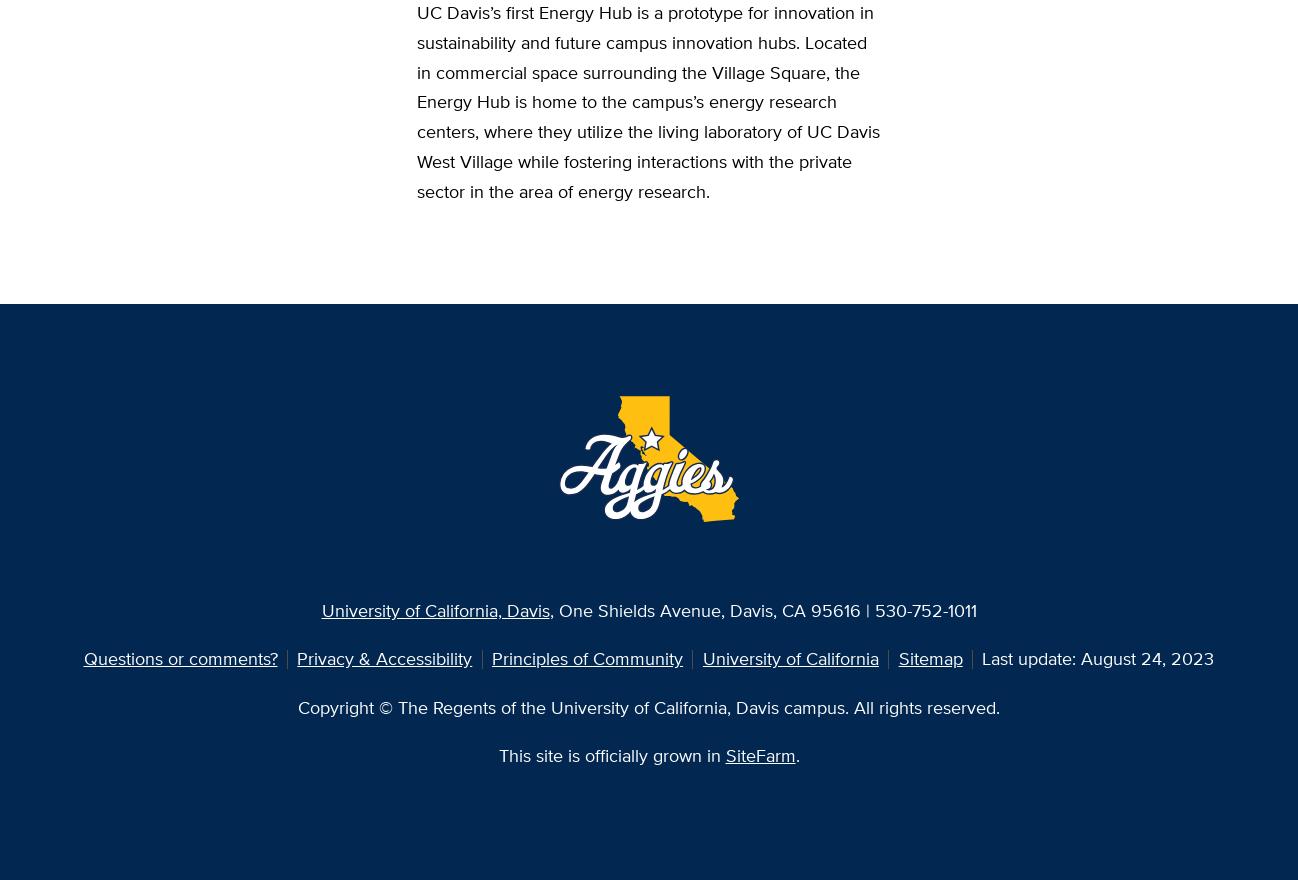 This screenshot has height=880, width=1298. Describe the element at coordinates (981, 658) in the screenshot. I see `'Last update: August 24, 2023'` at that location.